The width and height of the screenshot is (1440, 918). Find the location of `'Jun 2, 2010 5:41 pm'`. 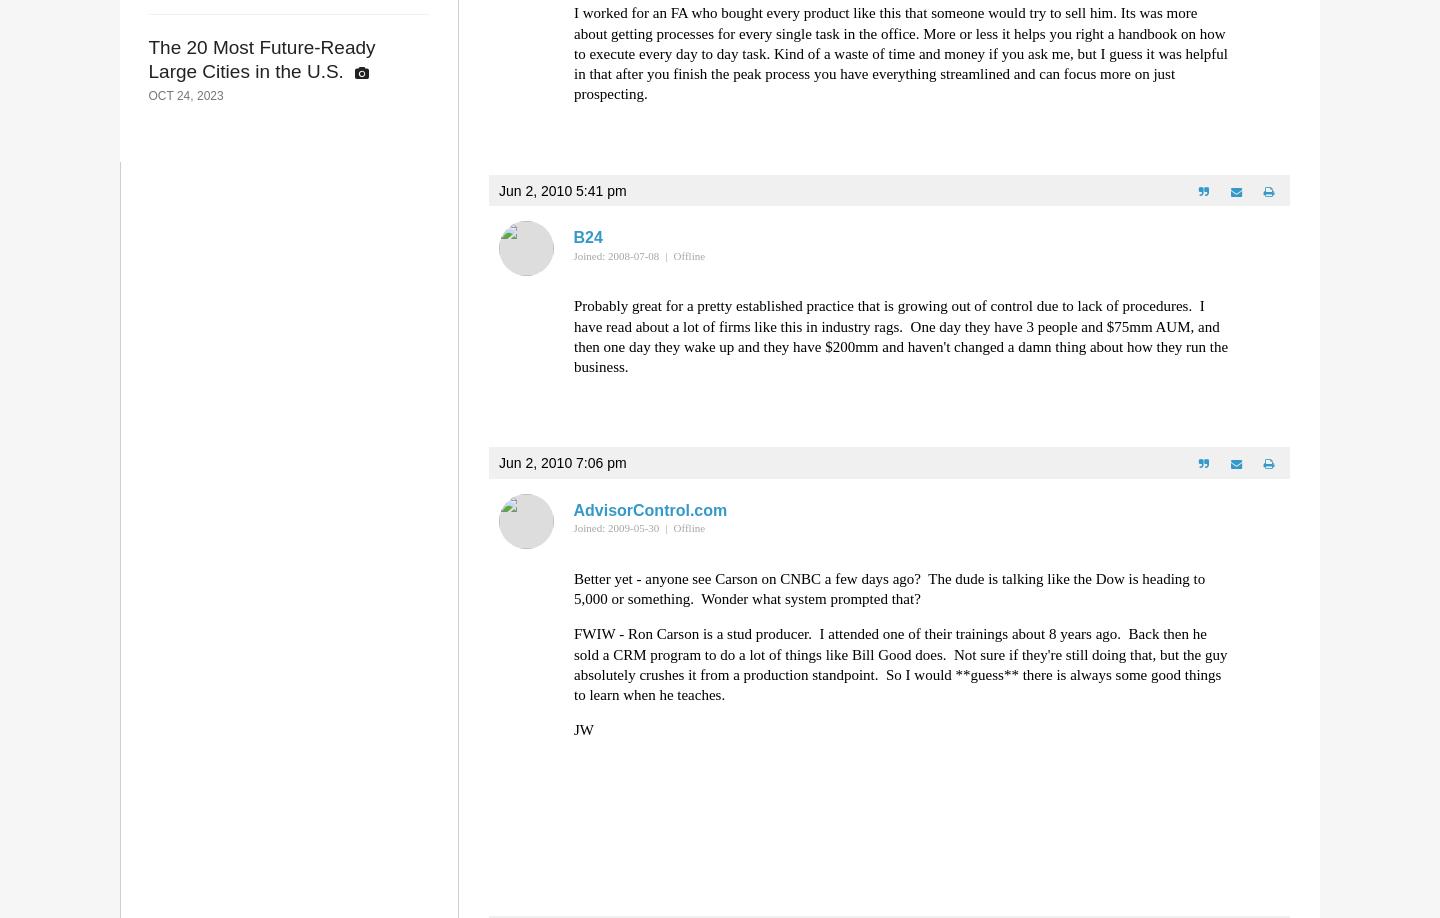

'Jun 2, 2010 5:41 pm' is located at coordinates (497, 190).